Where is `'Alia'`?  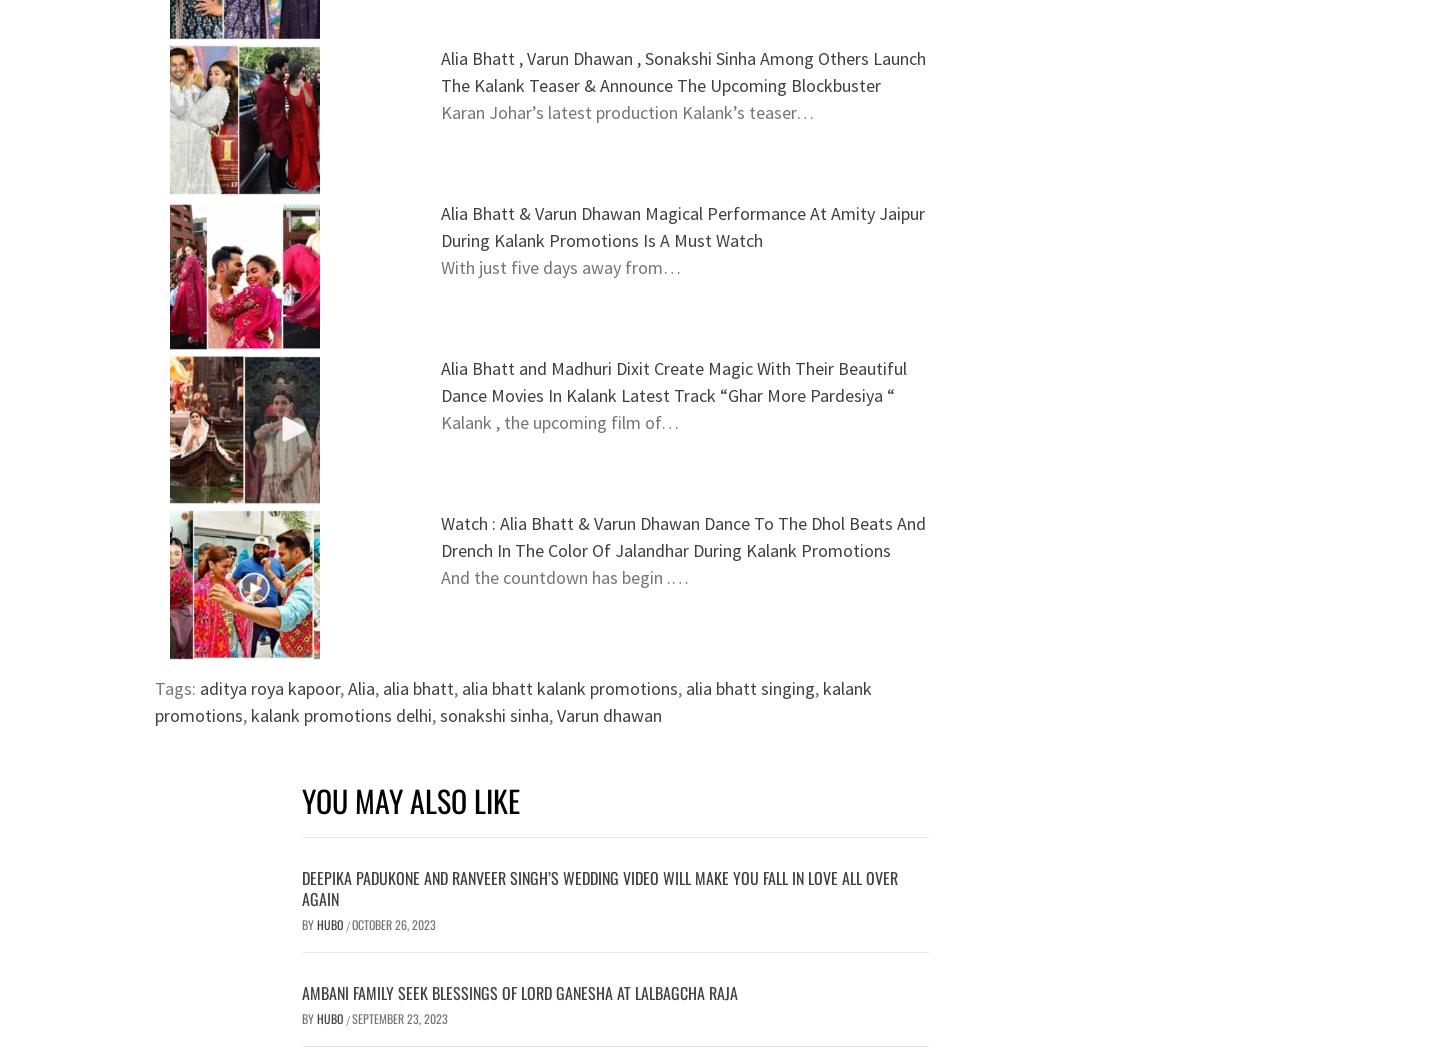 'Alia' is located at coordinates (361, 688).